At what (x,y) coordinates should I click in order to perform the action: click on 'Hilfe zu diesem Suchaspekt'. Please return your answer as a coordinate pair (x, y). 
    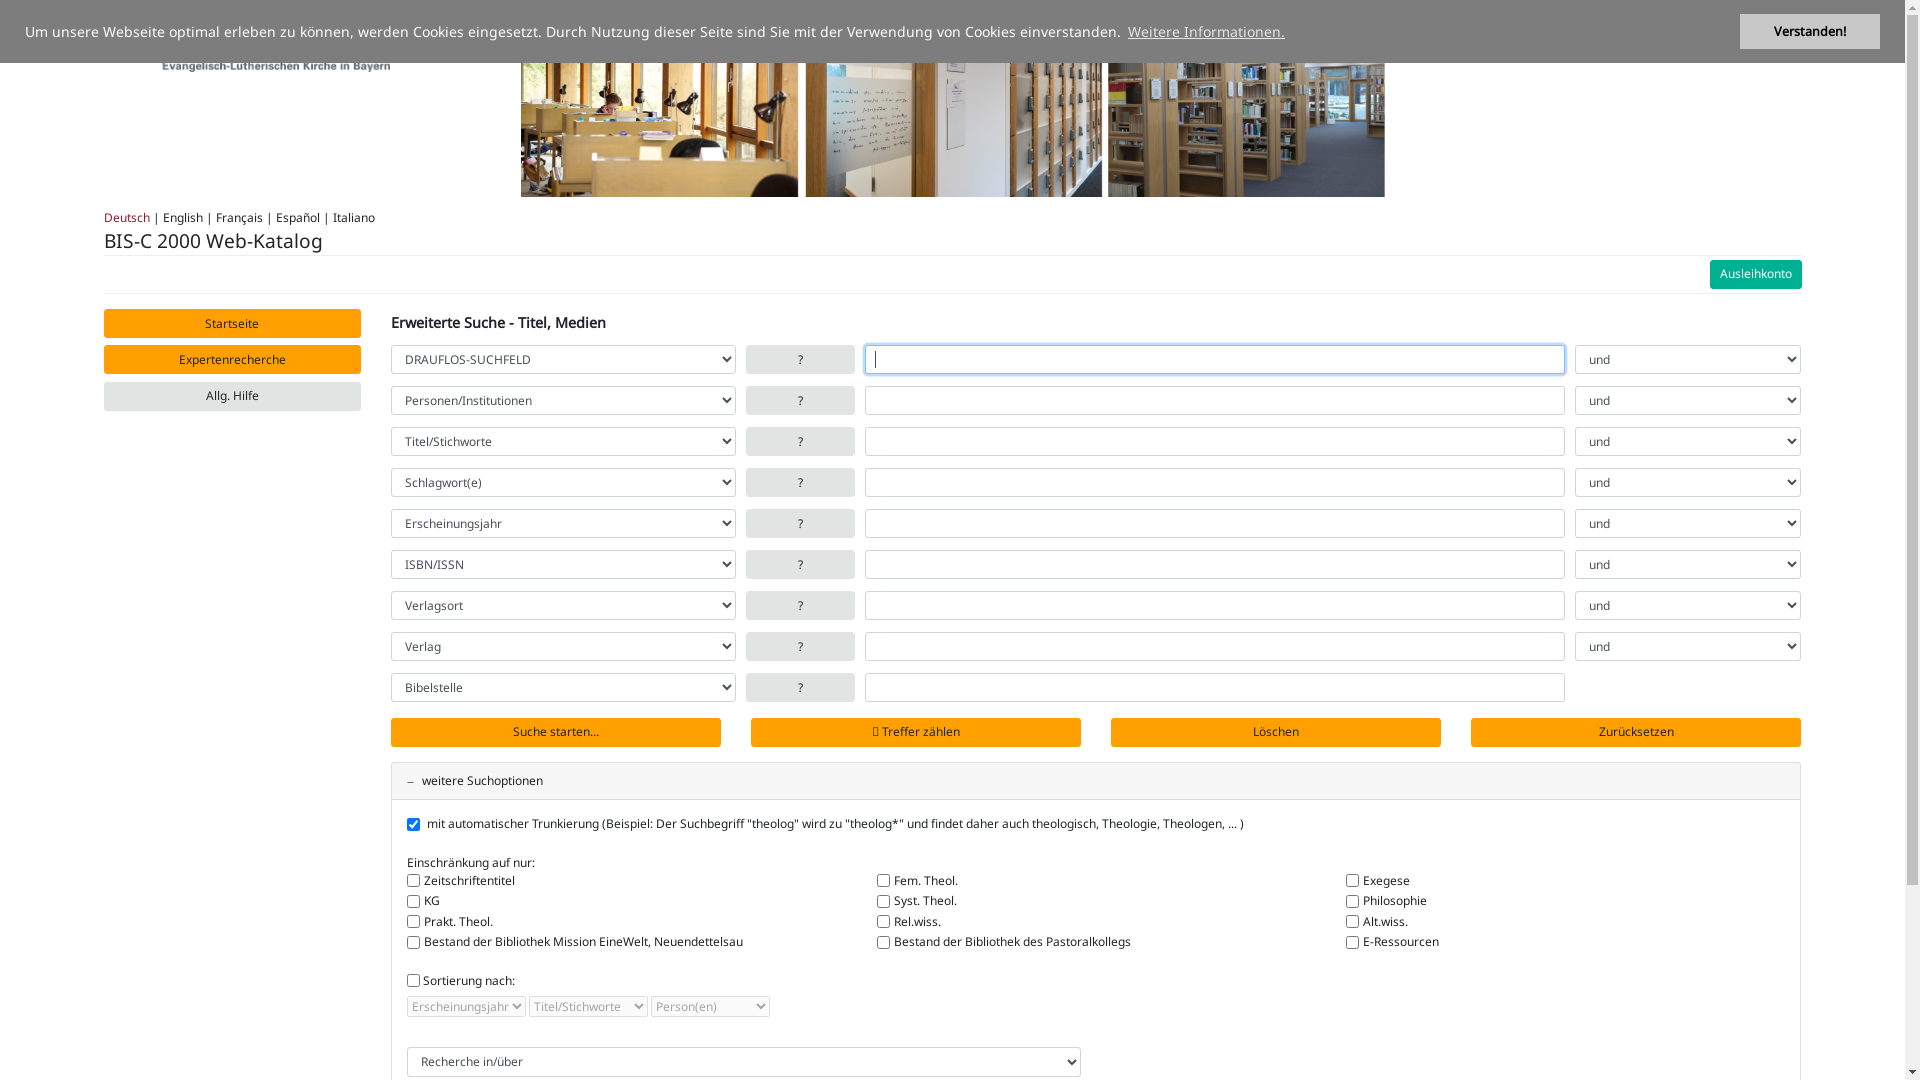
    Looking at the image, I should click on (744, 400).